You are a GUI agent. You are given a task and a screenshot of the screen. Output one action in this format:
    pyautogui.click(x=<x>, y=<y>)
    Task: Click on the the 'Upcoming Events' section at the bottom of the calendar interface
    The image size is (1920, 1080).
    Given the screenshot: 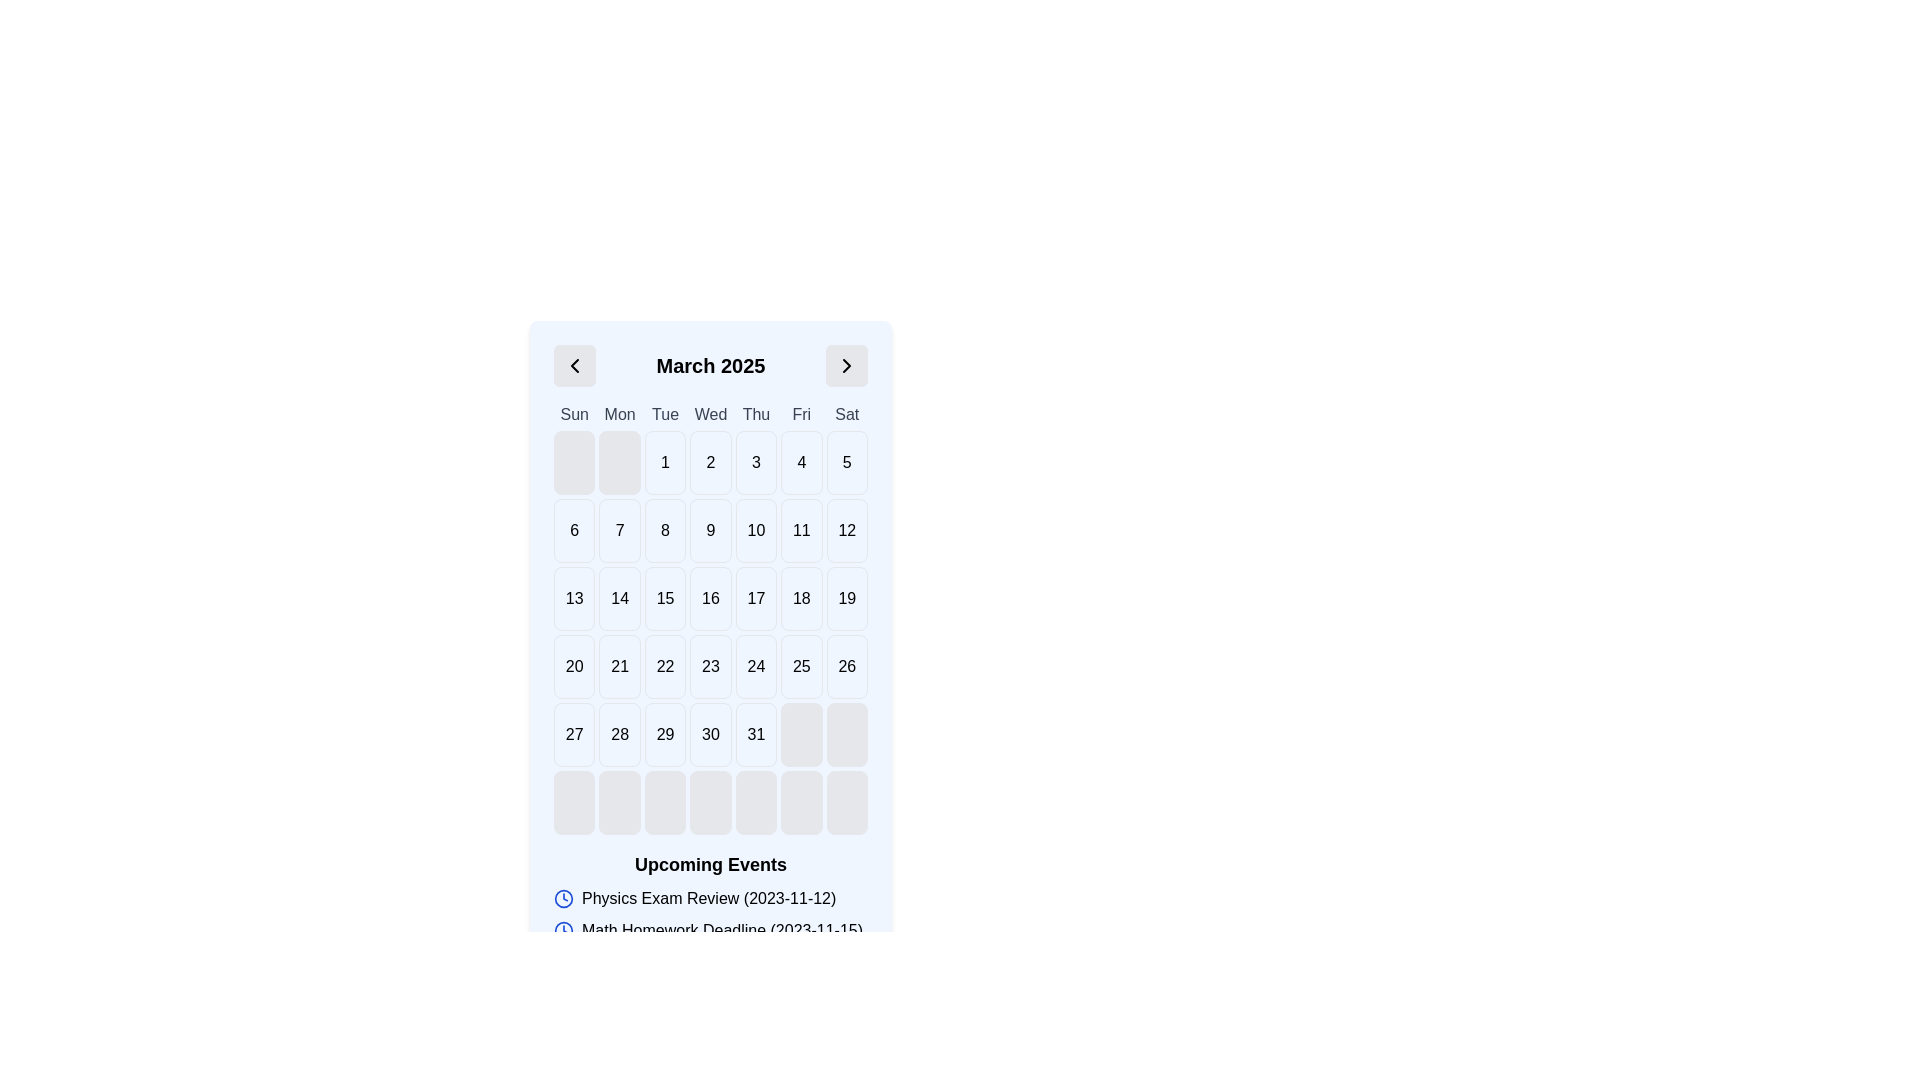 What is the action you would take?
    pyautogui.click(x=710, y=896)
    